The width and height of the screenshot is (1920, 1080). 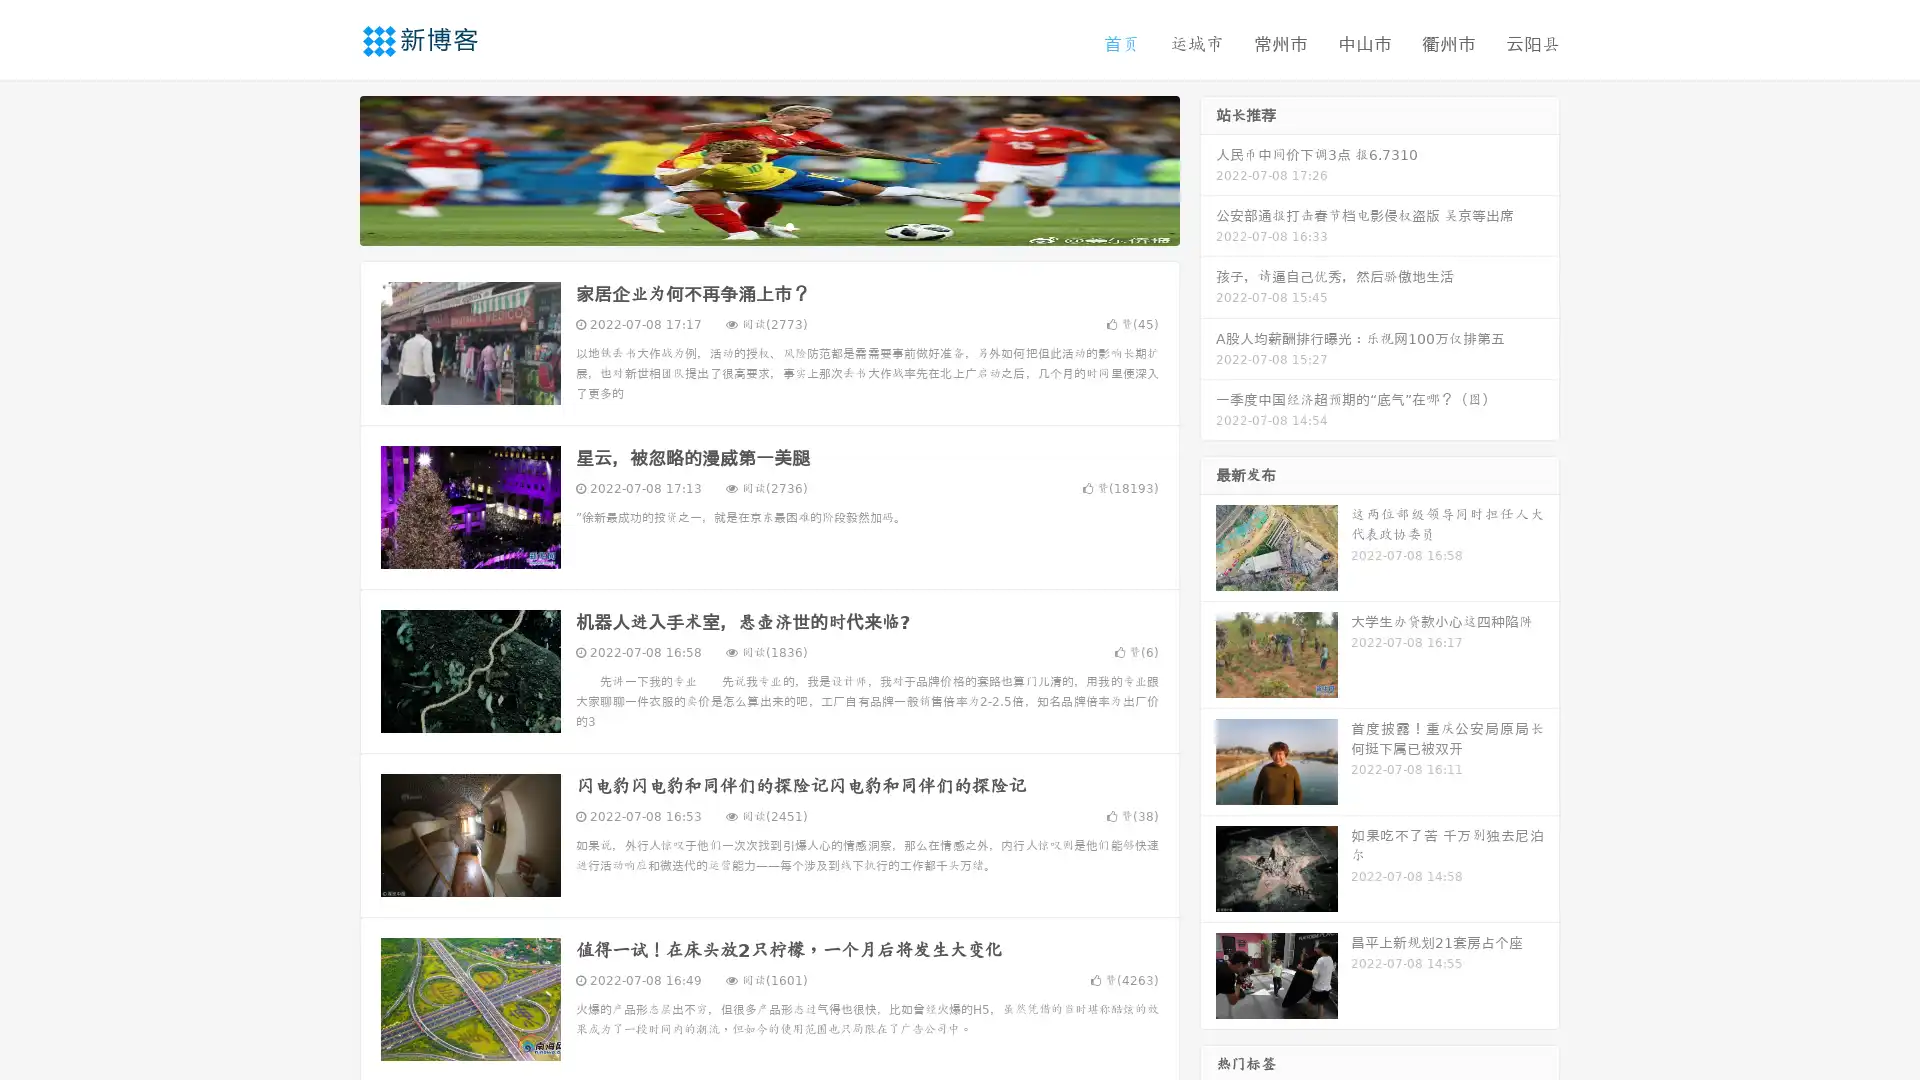 What do you see at coordinates (789, 225) in the screenshot?
I see `Go to slide 3` at bounding box center [789, 225].